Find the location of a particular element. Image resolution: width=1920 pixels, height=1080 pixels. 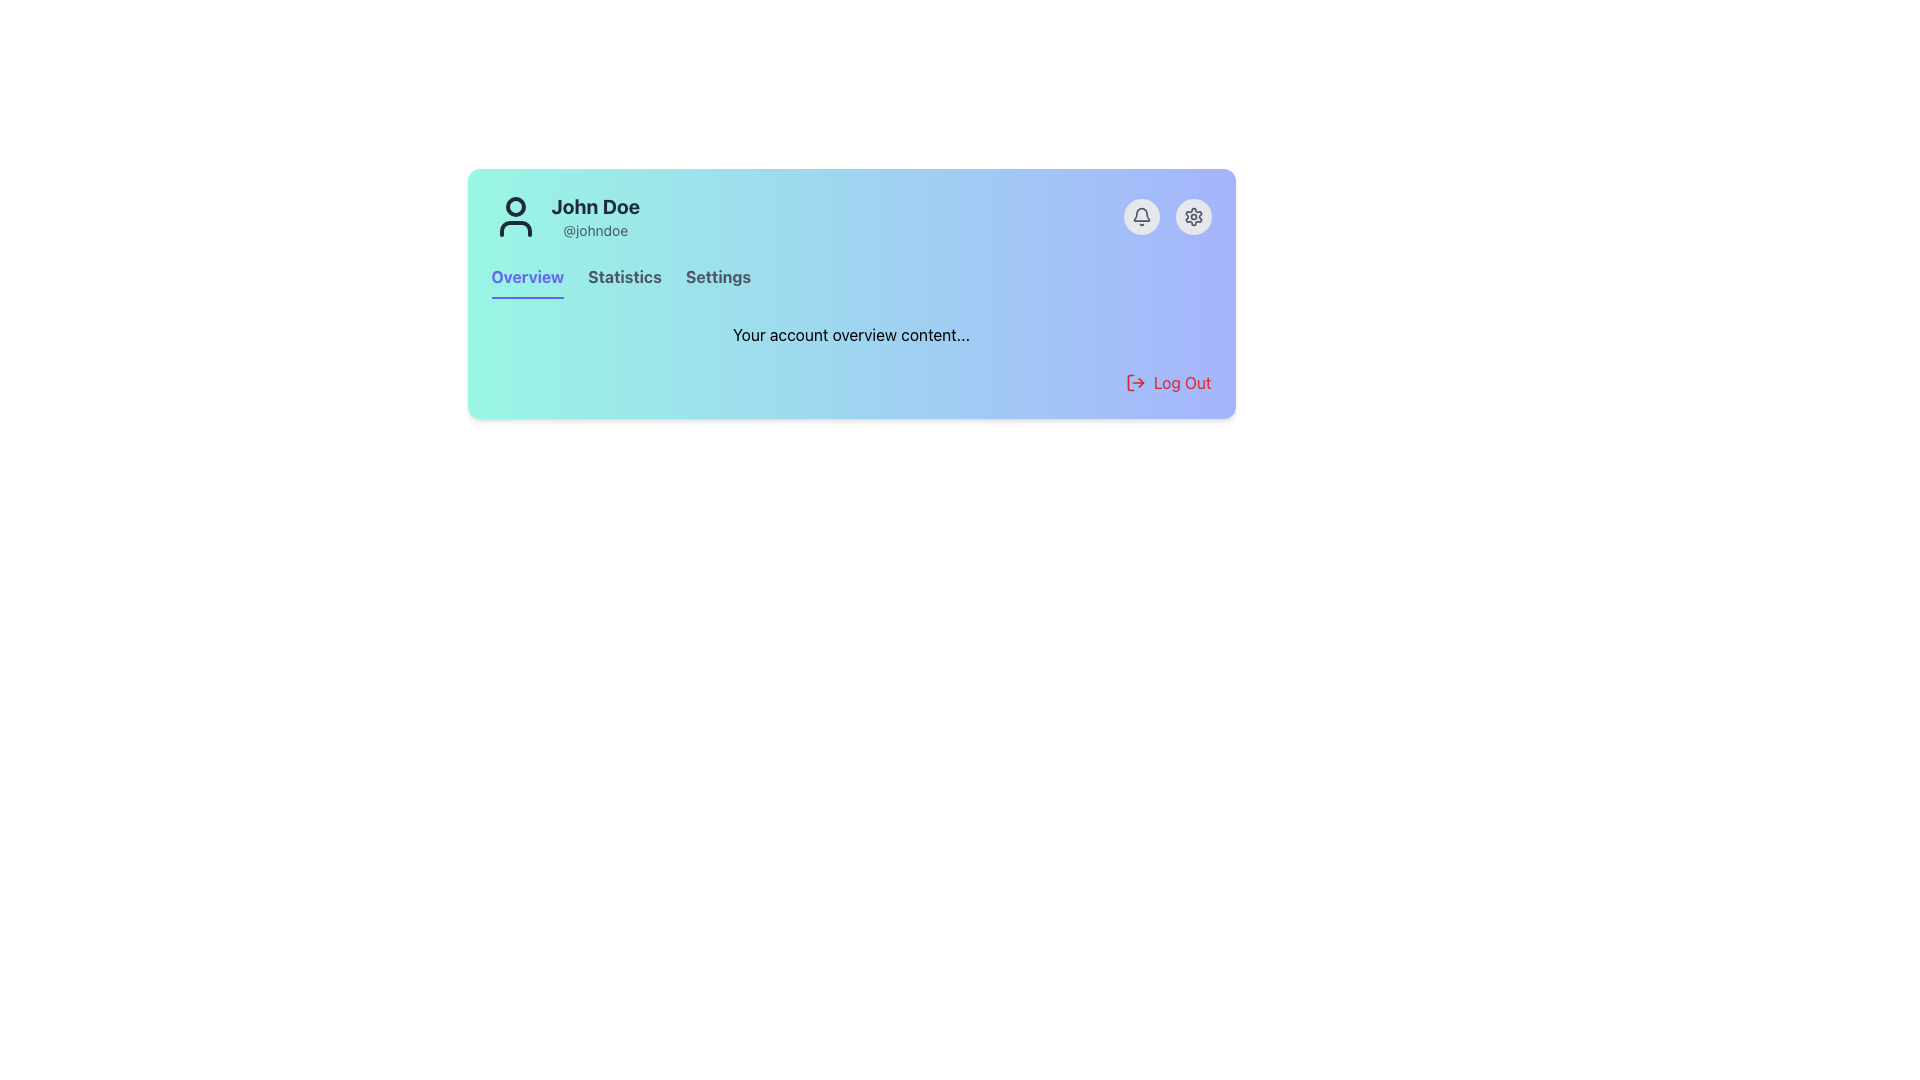

the 'Statistics' tab in the horizontal navigation bar is located at coordinates (623, 281).